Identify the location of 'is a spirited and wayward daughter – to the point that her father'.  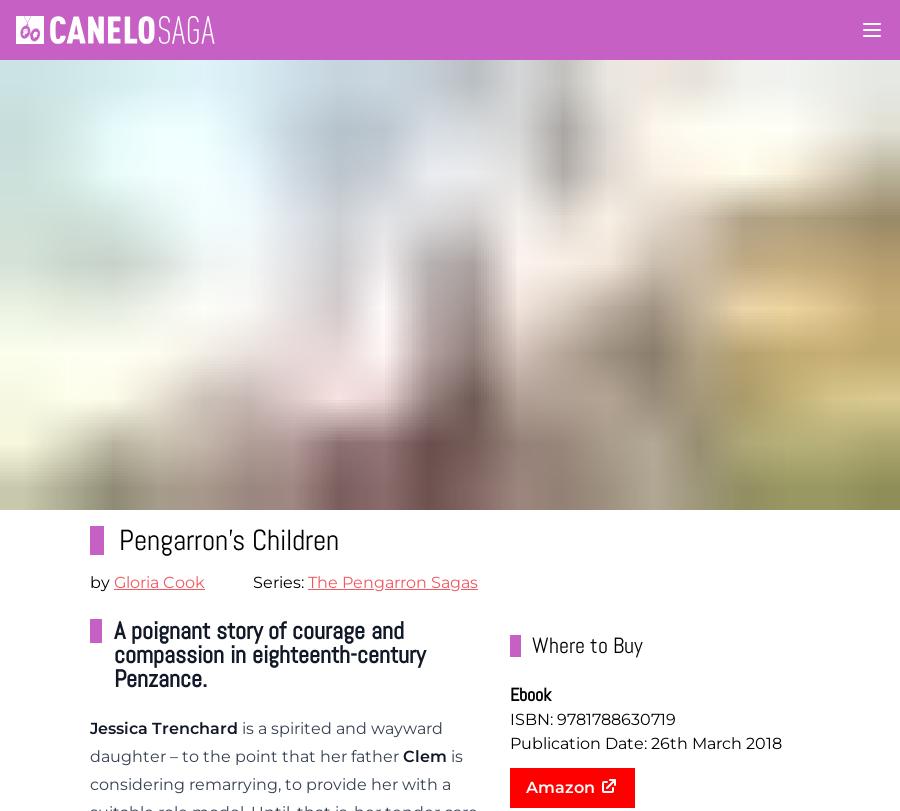
(89, 740).